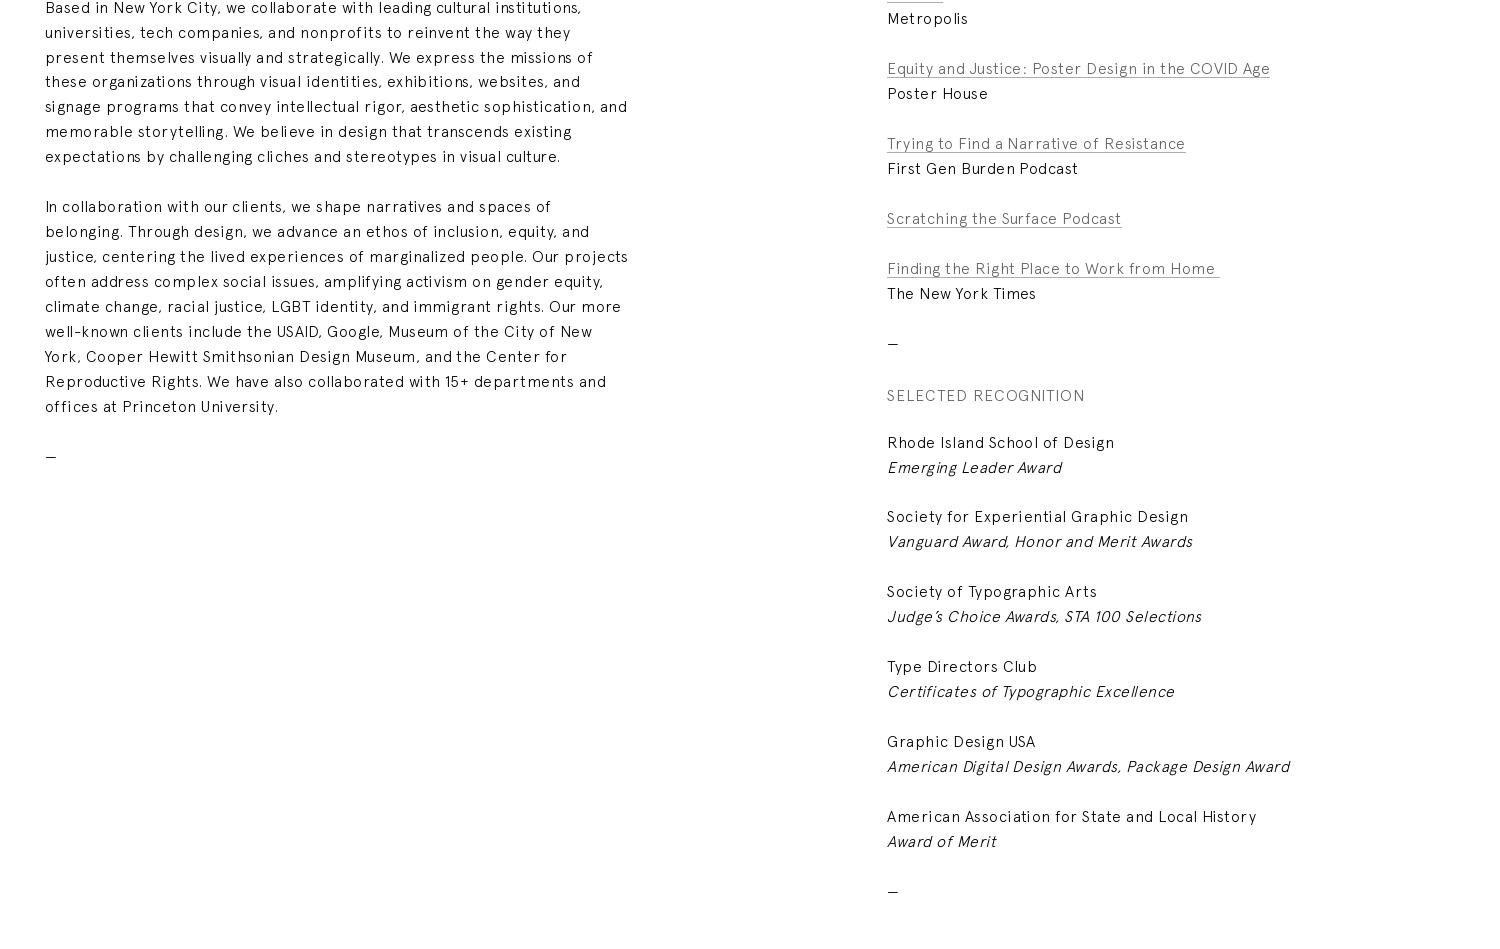  Describe the element at coordinates (886, 814) in the screenshot. I see `'American Association for State and Local History'` at that location.